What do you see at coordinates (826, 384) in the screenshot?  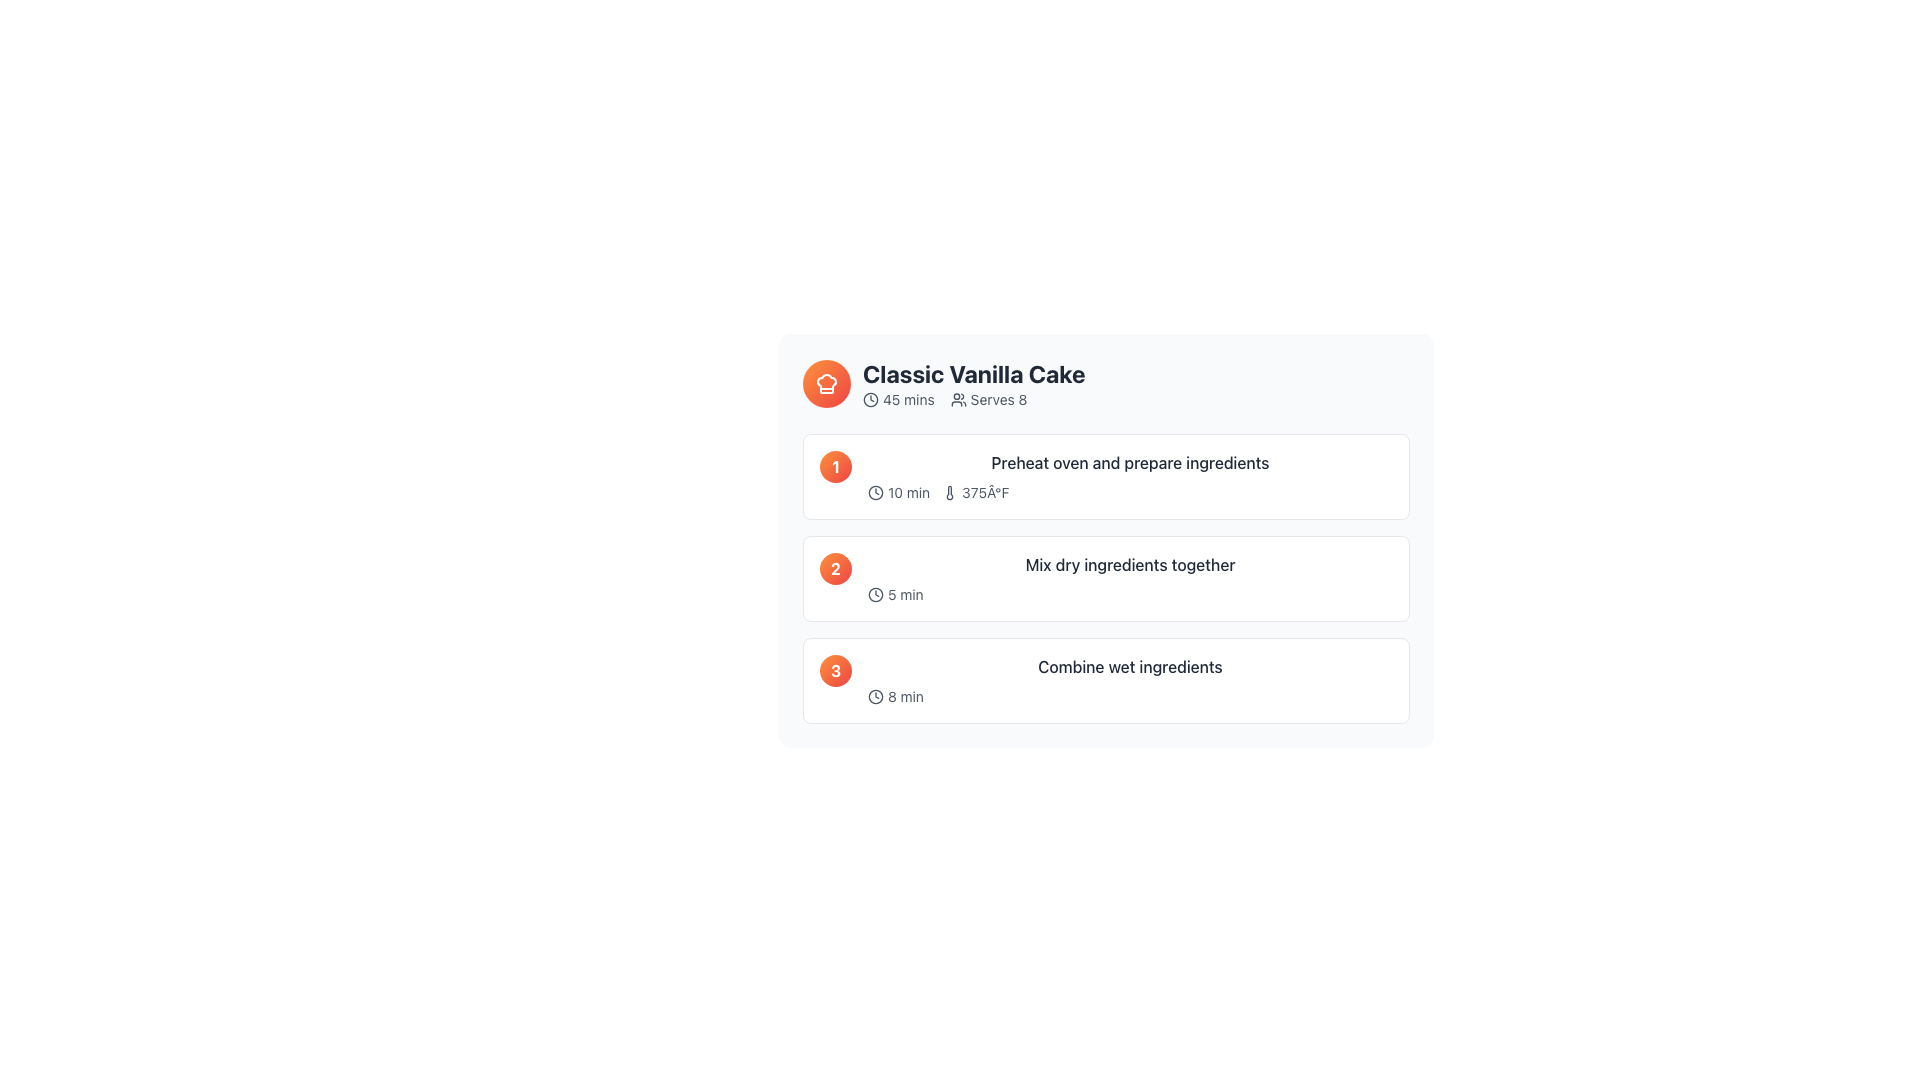 I see `the circular icon with a gradient background transitioning from orange to red, which contains a chef's hat graphic in white, located in the header section of the card layout next to the main text 'Classic Vanilla Cake'` at bounding box center [826, 384].